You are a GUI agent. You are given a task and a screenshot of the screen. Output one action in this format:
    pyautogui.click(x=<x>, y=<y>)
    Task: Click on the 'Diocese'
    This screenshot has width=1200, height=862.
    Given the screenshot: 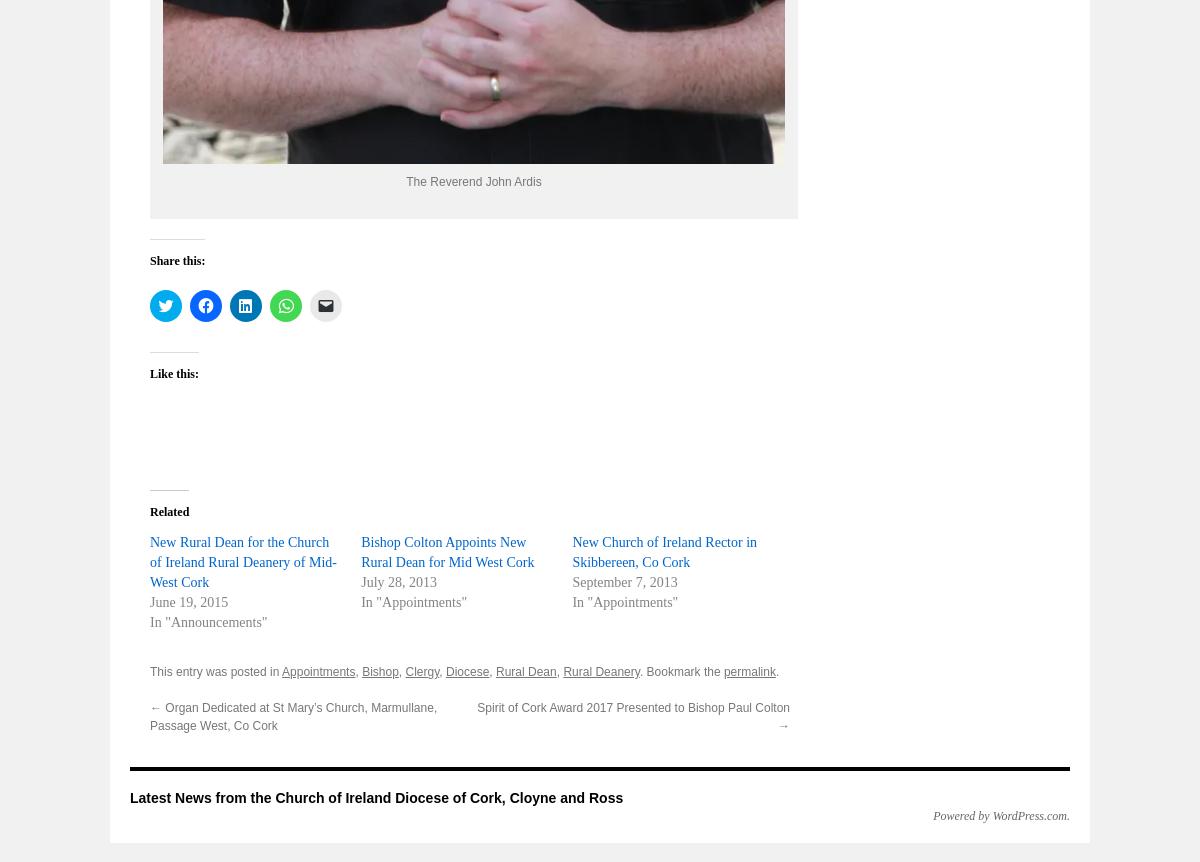 What is the action you would take?
    pyautogui.click(x=466, y=671)
    